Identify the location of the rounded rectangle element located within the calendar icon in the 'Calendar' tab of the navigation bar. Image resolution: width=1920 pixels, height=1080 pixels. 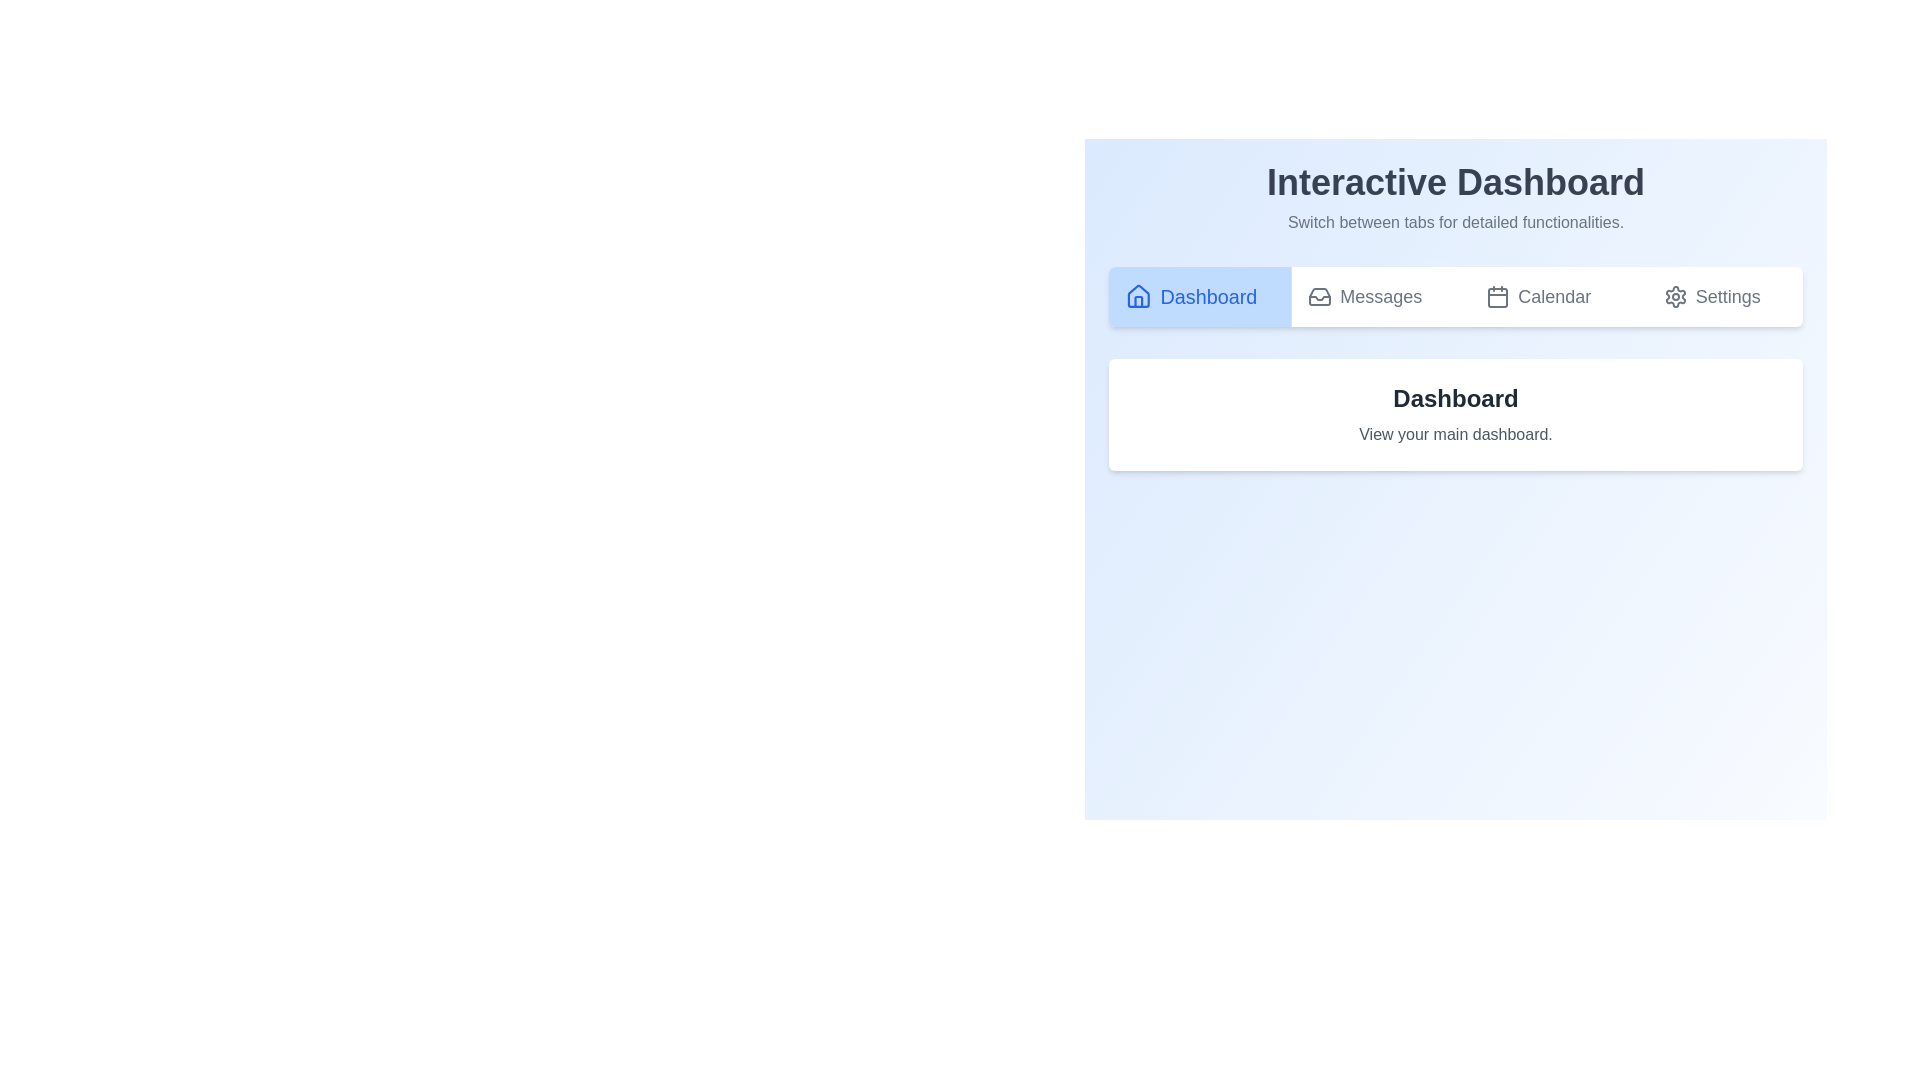
(1498, 297).